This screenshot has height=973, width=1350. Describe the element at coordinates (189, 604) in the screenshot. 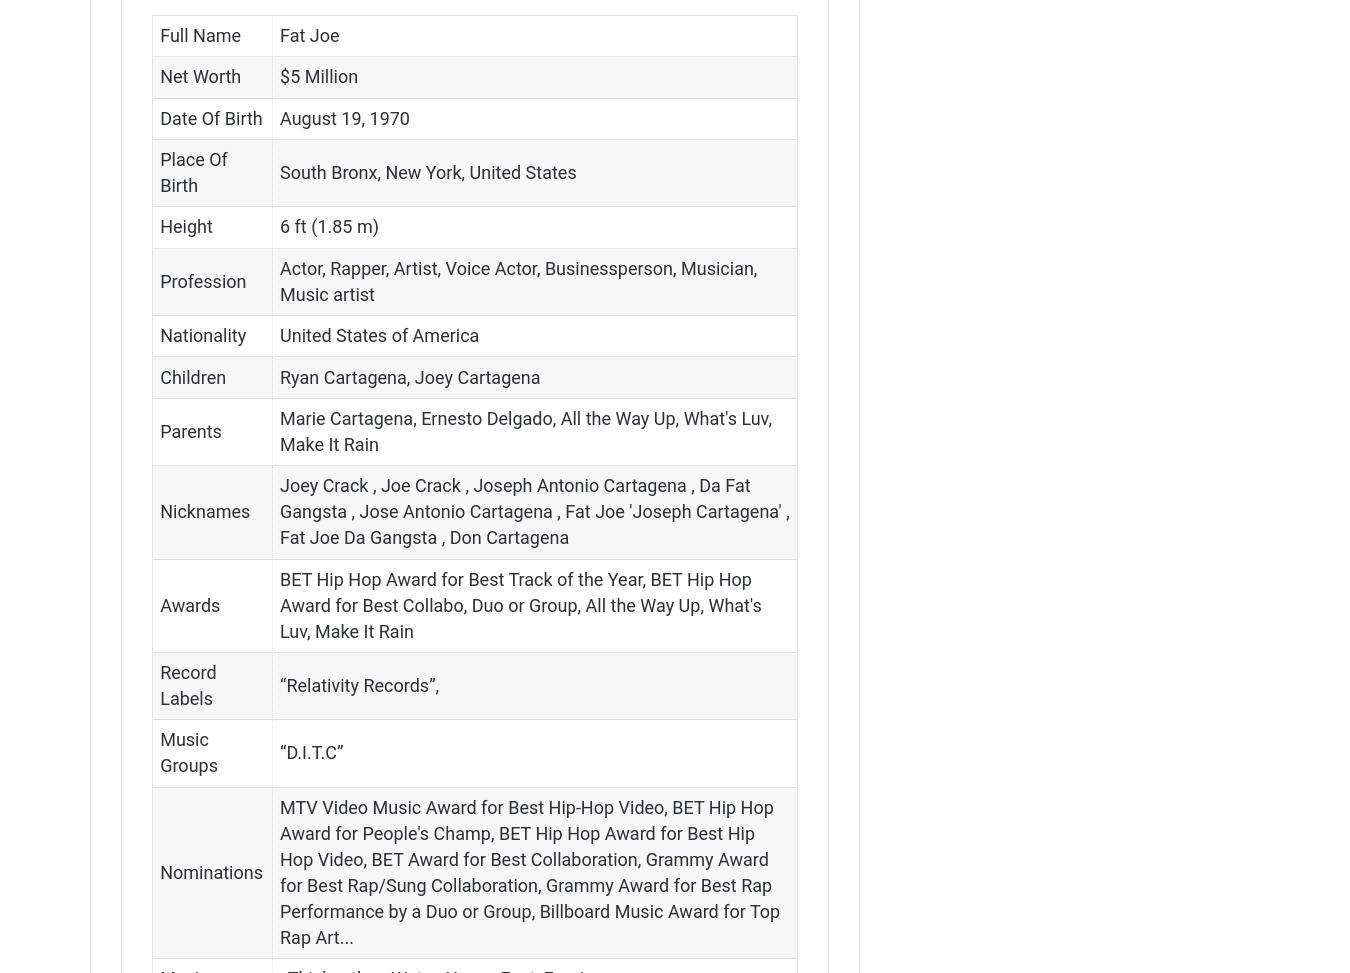

I see `'Awards'` at that location.